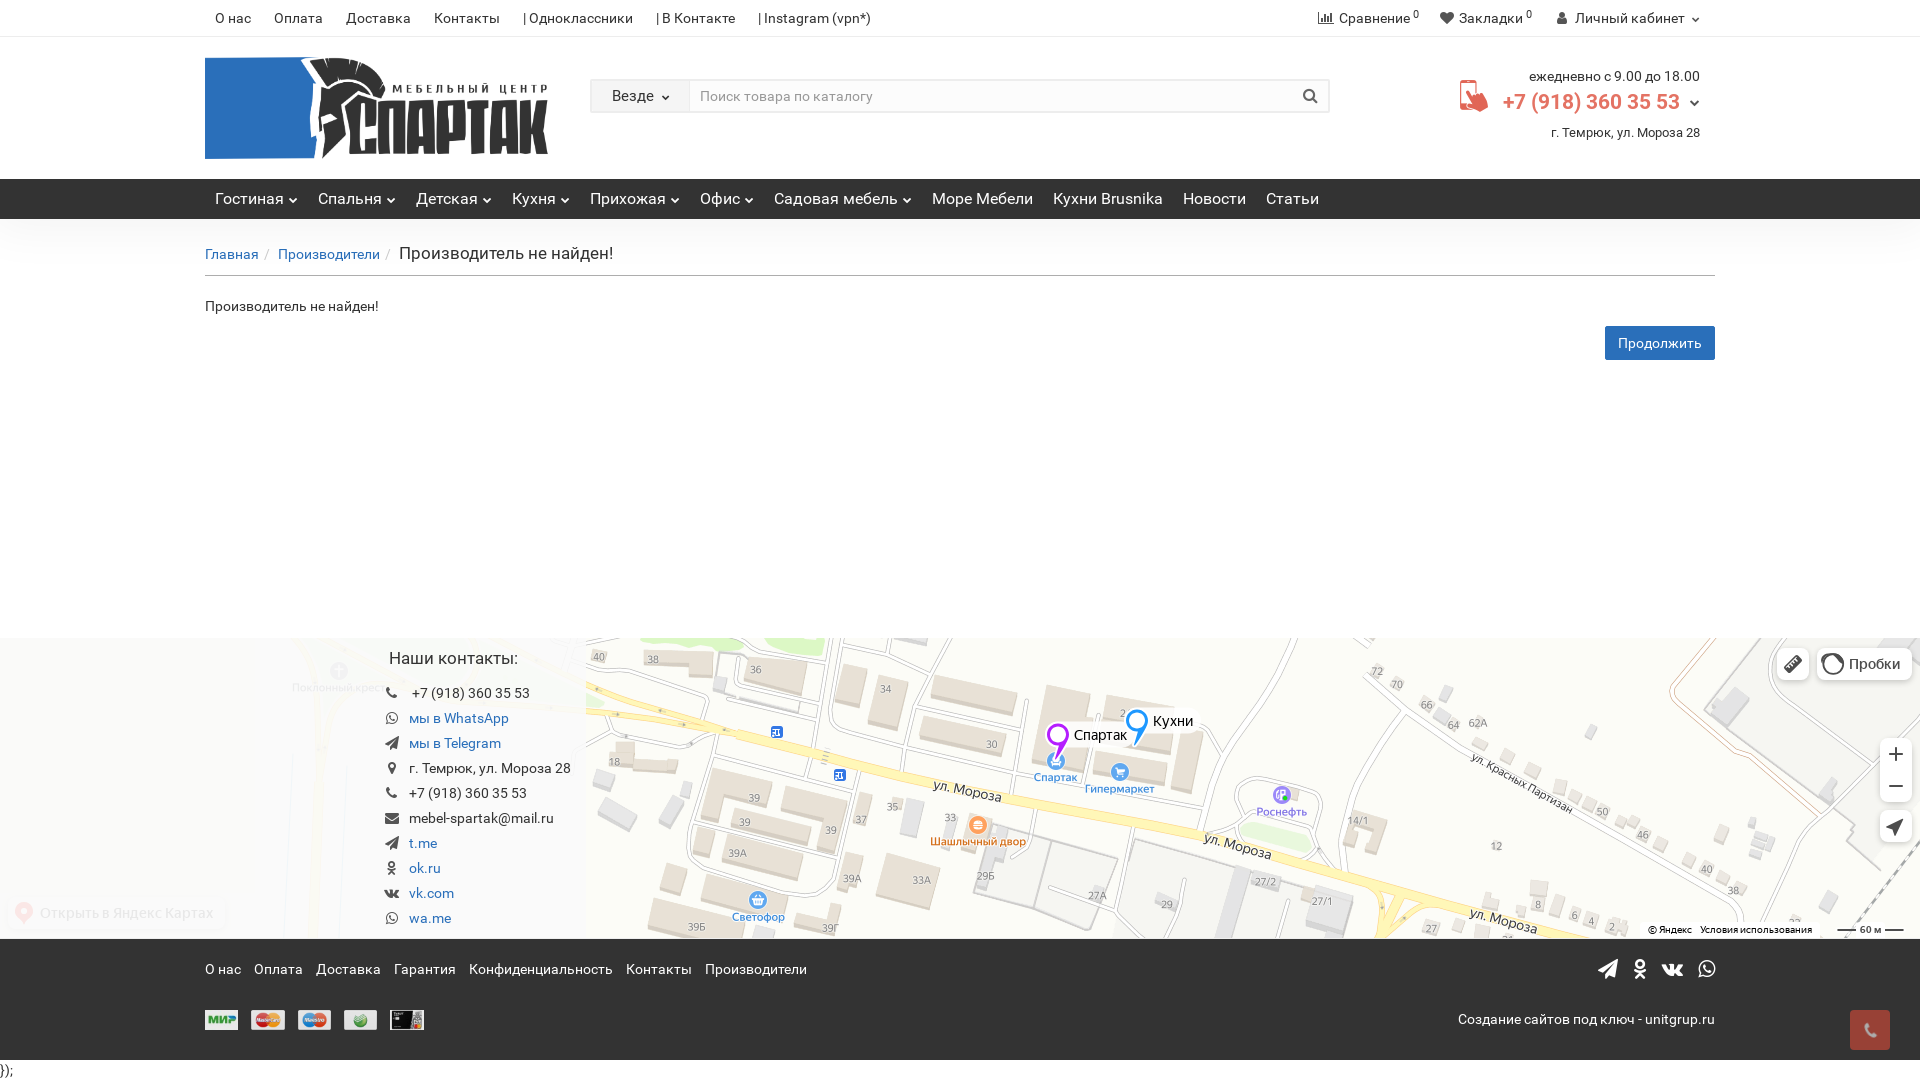  I want to click on '+7 (918) 360 35 53', so click(1502, 100).